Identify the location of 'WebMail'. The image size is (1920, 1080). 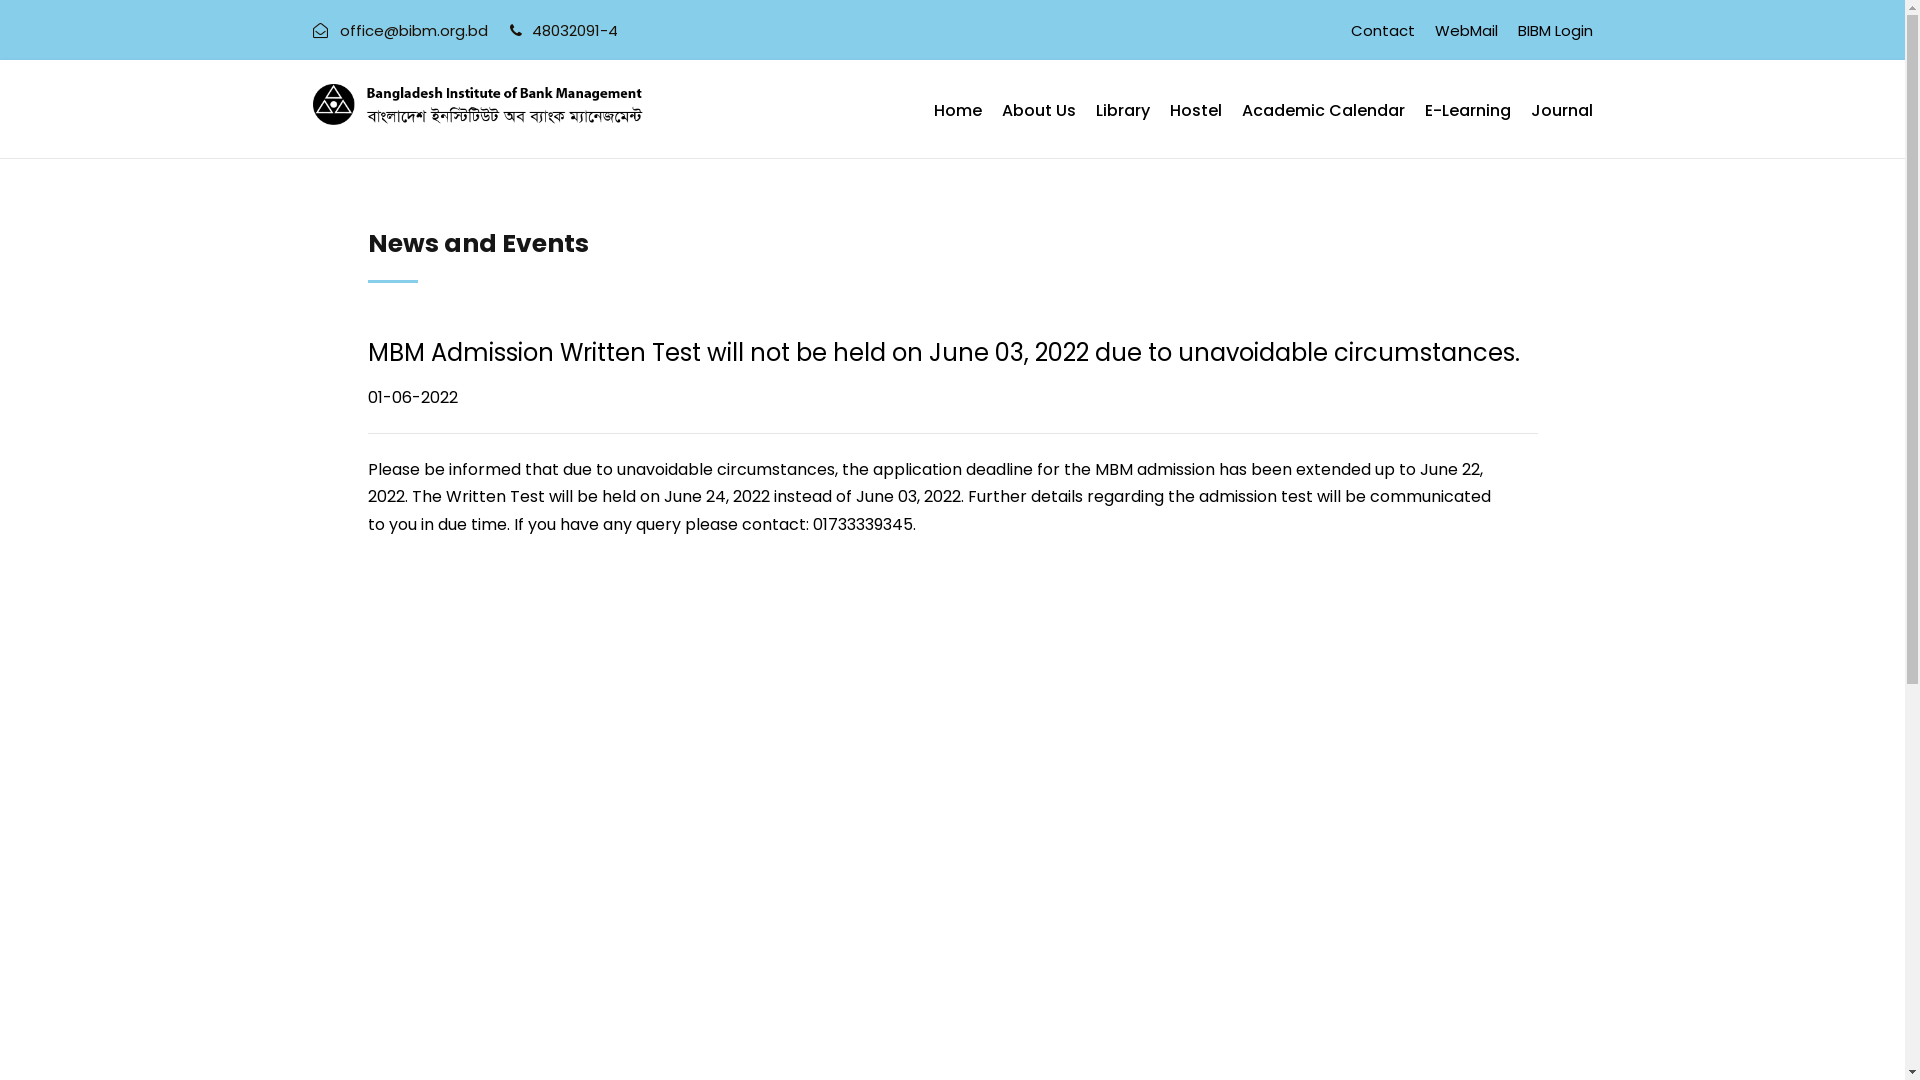
(1433, 39).